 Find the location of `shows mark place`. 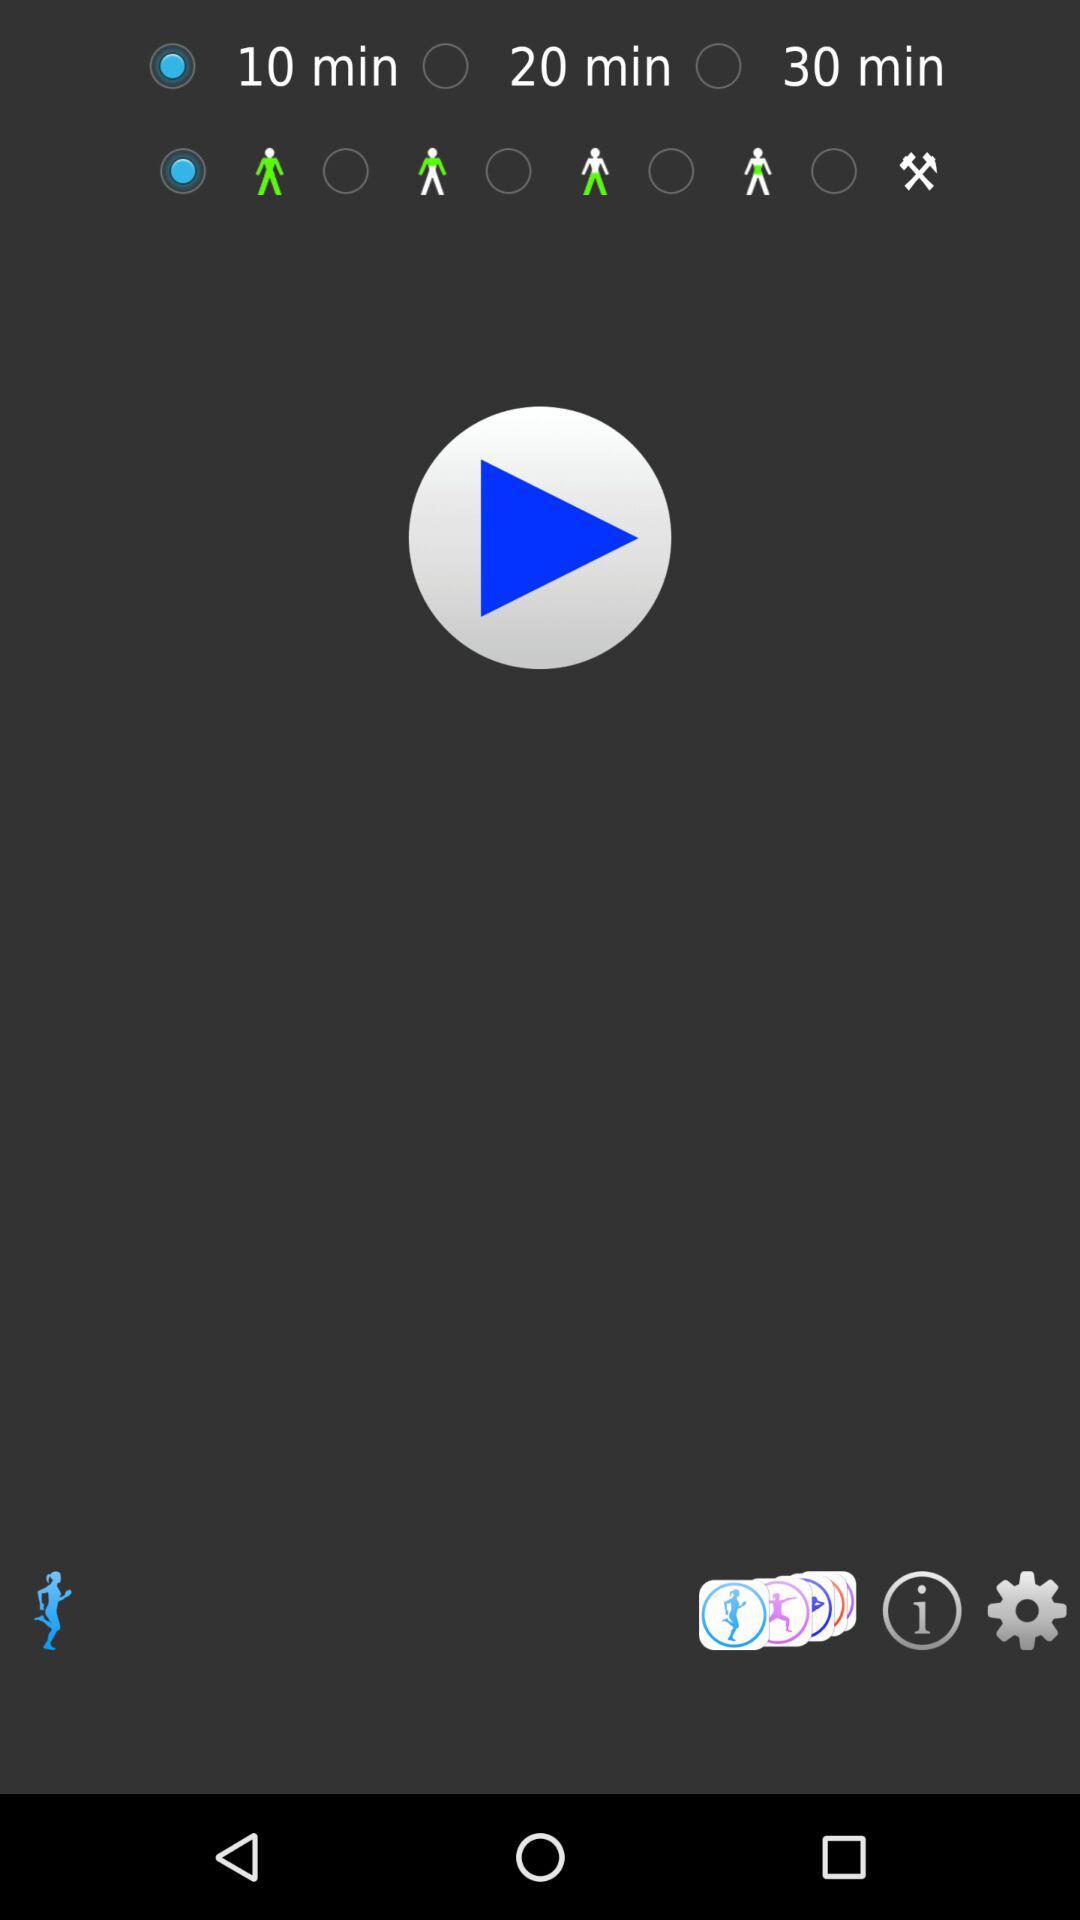

shows mark place is located at coordinates (729, 66).